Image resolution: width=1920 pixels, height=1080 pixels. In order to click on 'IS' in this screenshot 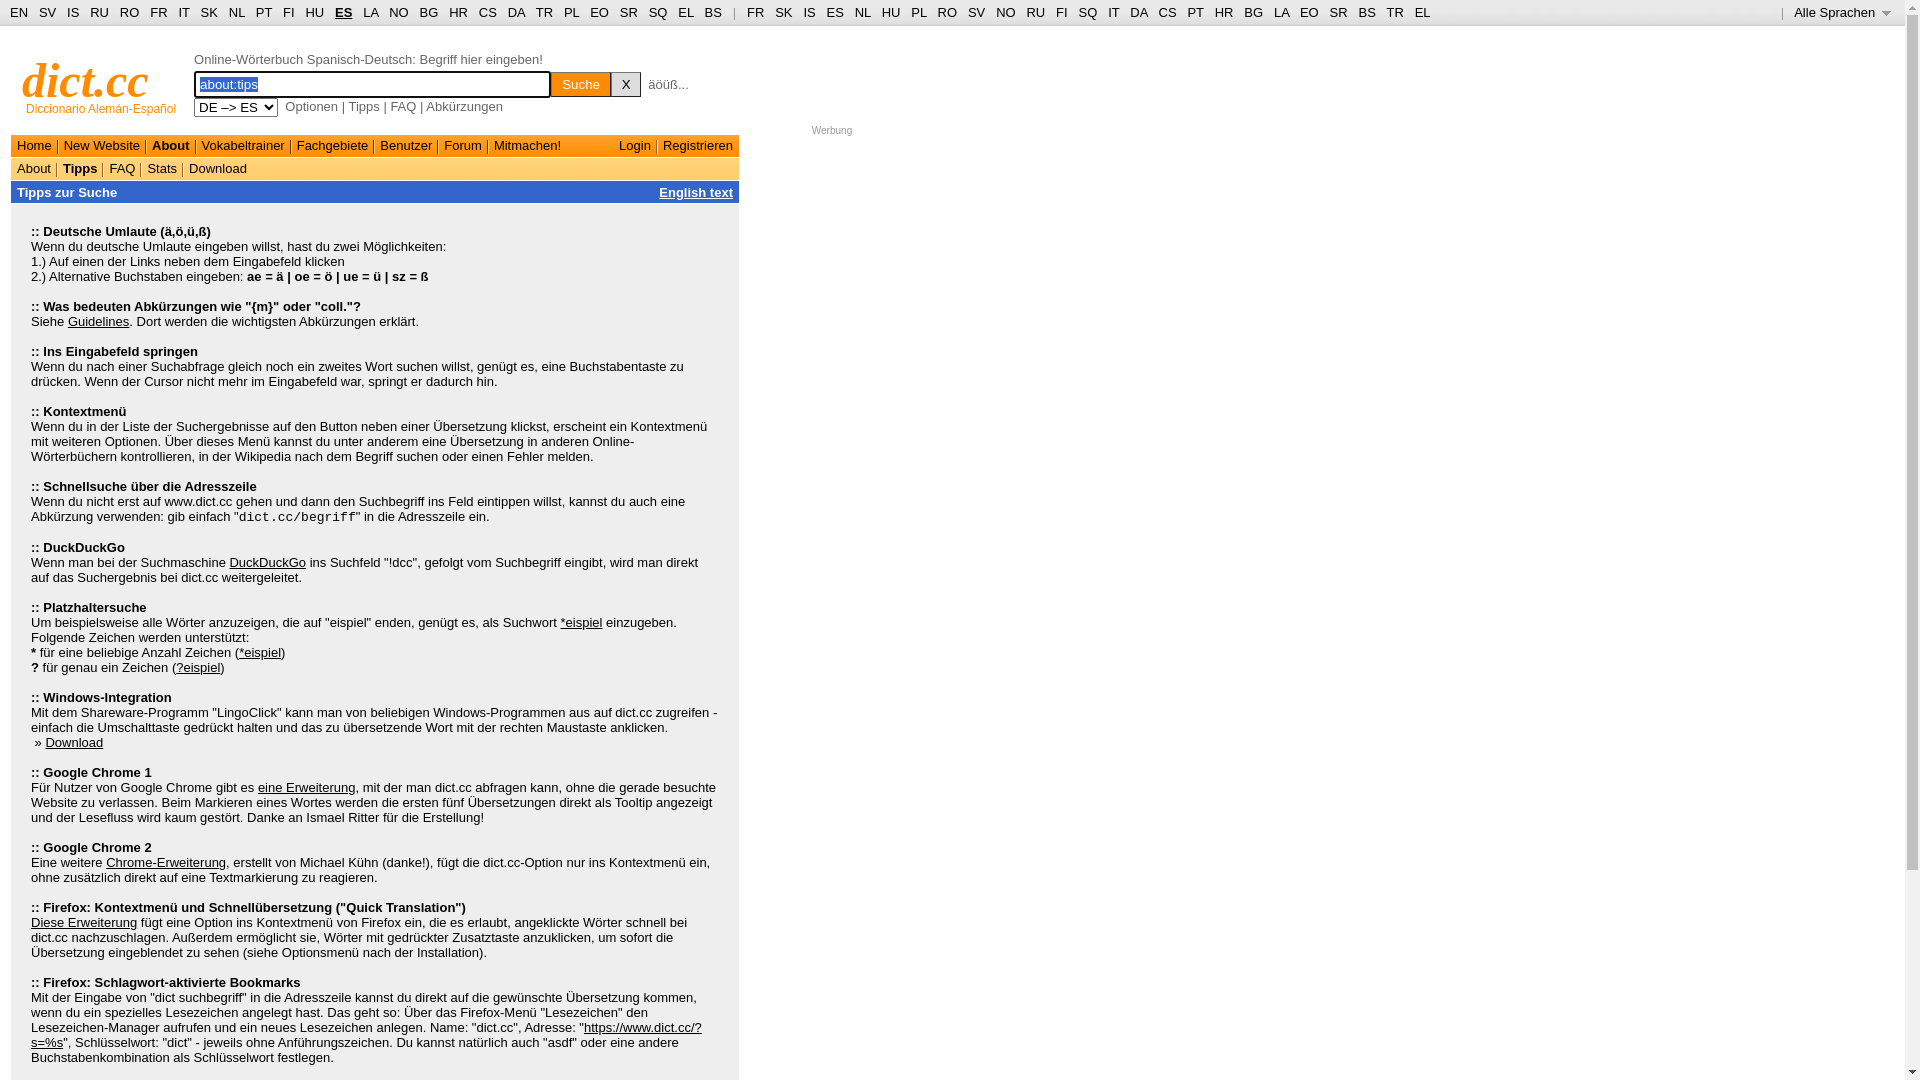, I will do `click(809, 12)`.